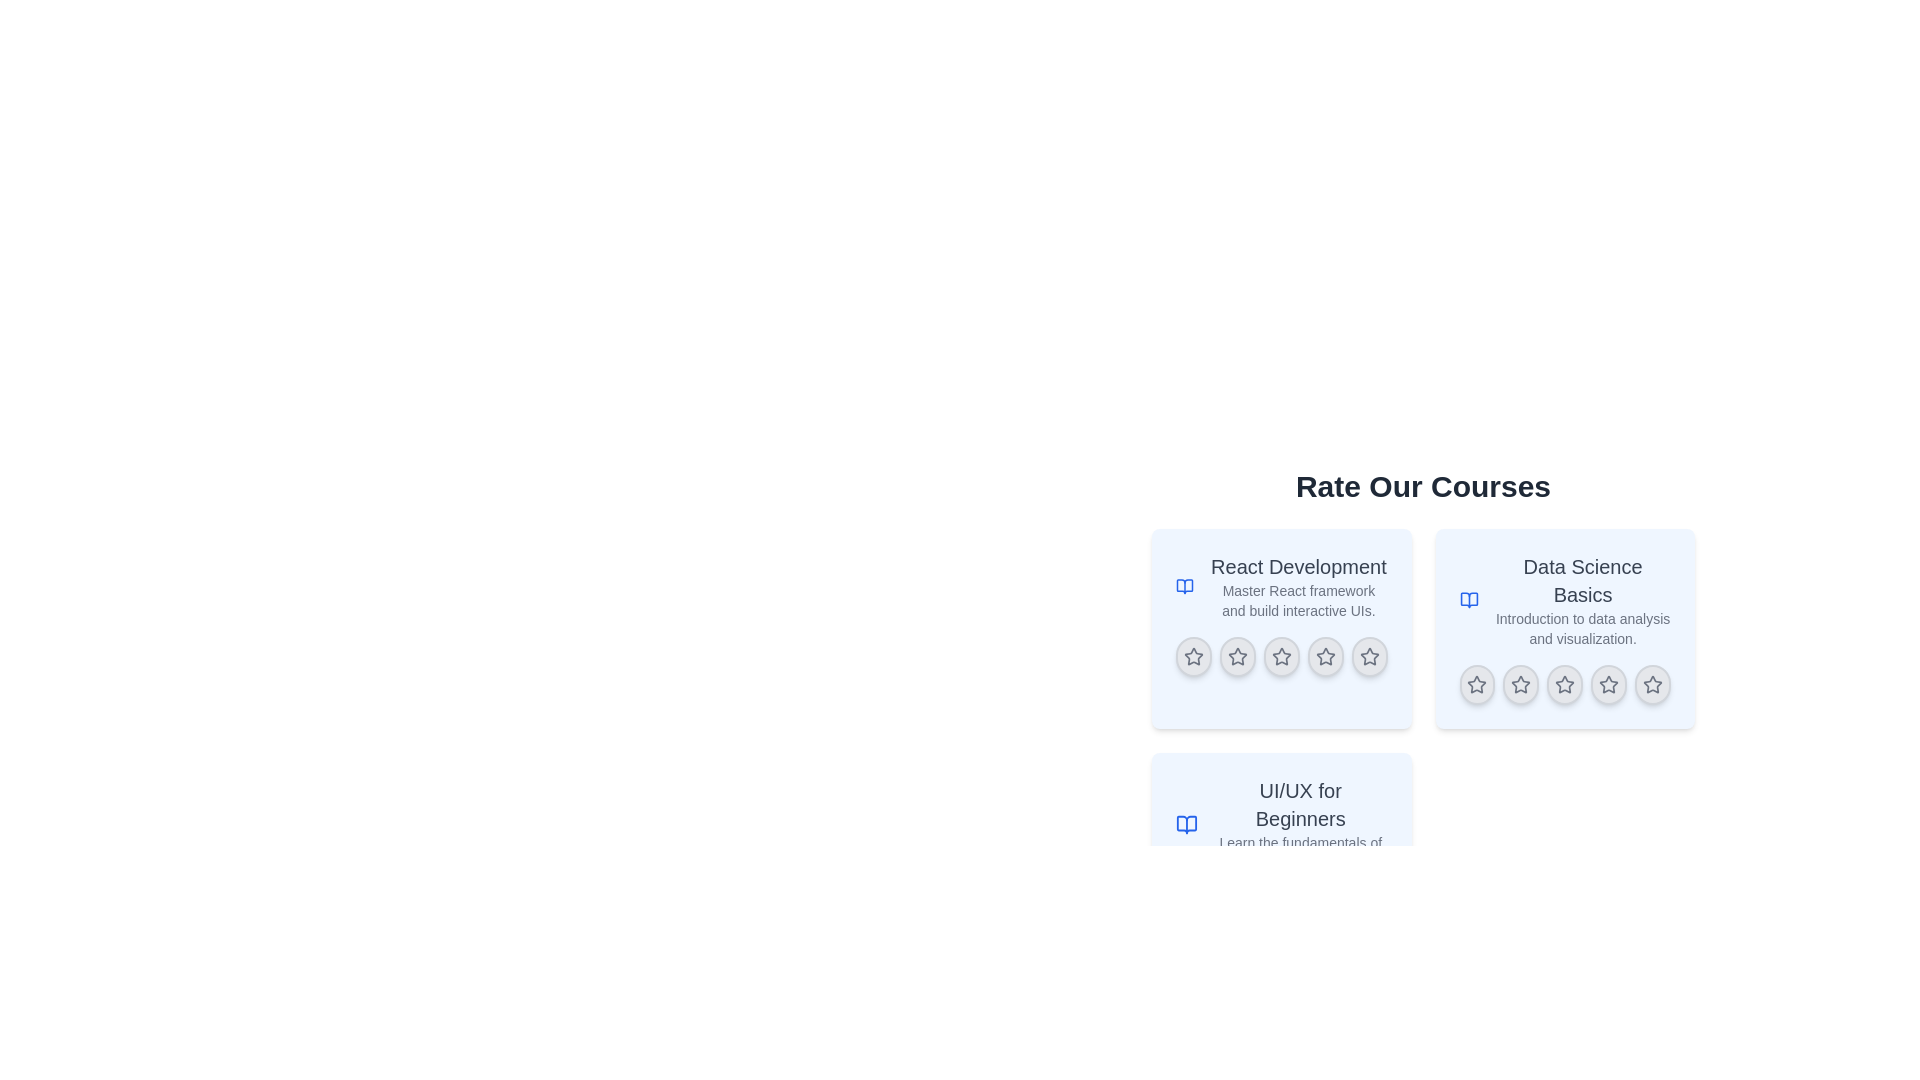  I want to click on the hollow star button with a gray border in the second column of the rating system for 'Data Science Basics' to rate it, so click(1477, 684).